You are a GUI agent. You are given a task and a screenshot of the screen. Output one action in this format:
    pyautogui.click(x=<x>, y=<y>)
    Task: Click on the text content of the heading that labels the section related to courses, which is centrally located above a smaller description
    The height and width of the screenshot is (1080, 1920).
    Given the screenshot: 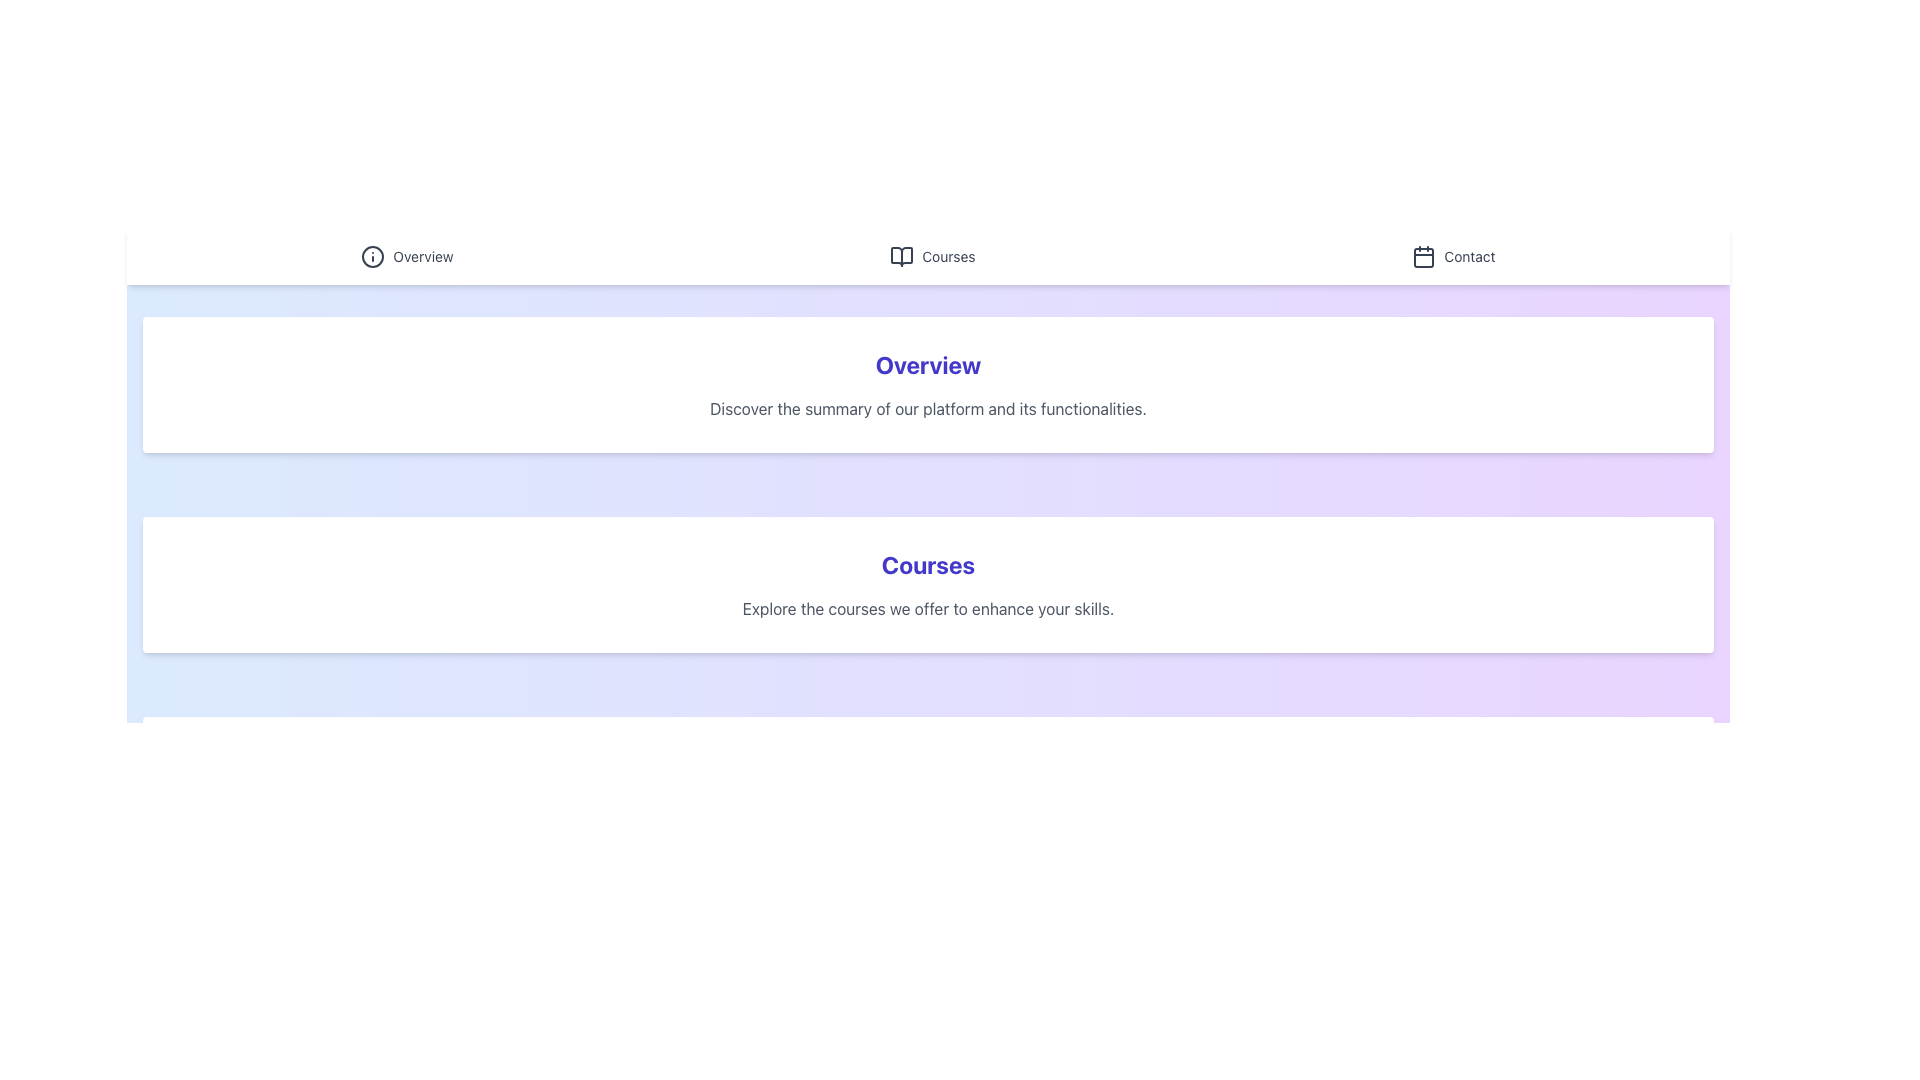 What is the action you would take?
    pyautogui.click(x=927, y=564)
    